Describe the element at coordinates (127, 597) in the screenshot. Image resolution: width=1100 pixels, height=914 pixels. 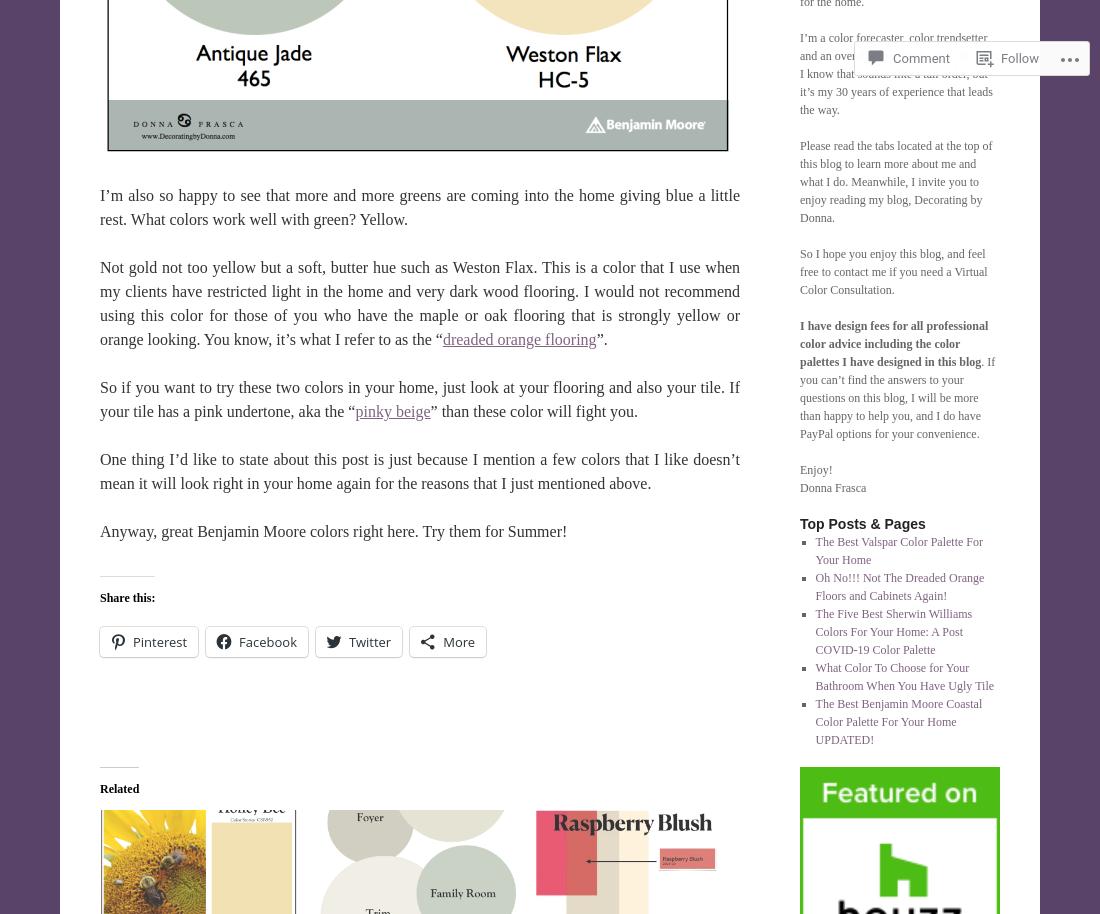
I see `'Share this:'` at that location.